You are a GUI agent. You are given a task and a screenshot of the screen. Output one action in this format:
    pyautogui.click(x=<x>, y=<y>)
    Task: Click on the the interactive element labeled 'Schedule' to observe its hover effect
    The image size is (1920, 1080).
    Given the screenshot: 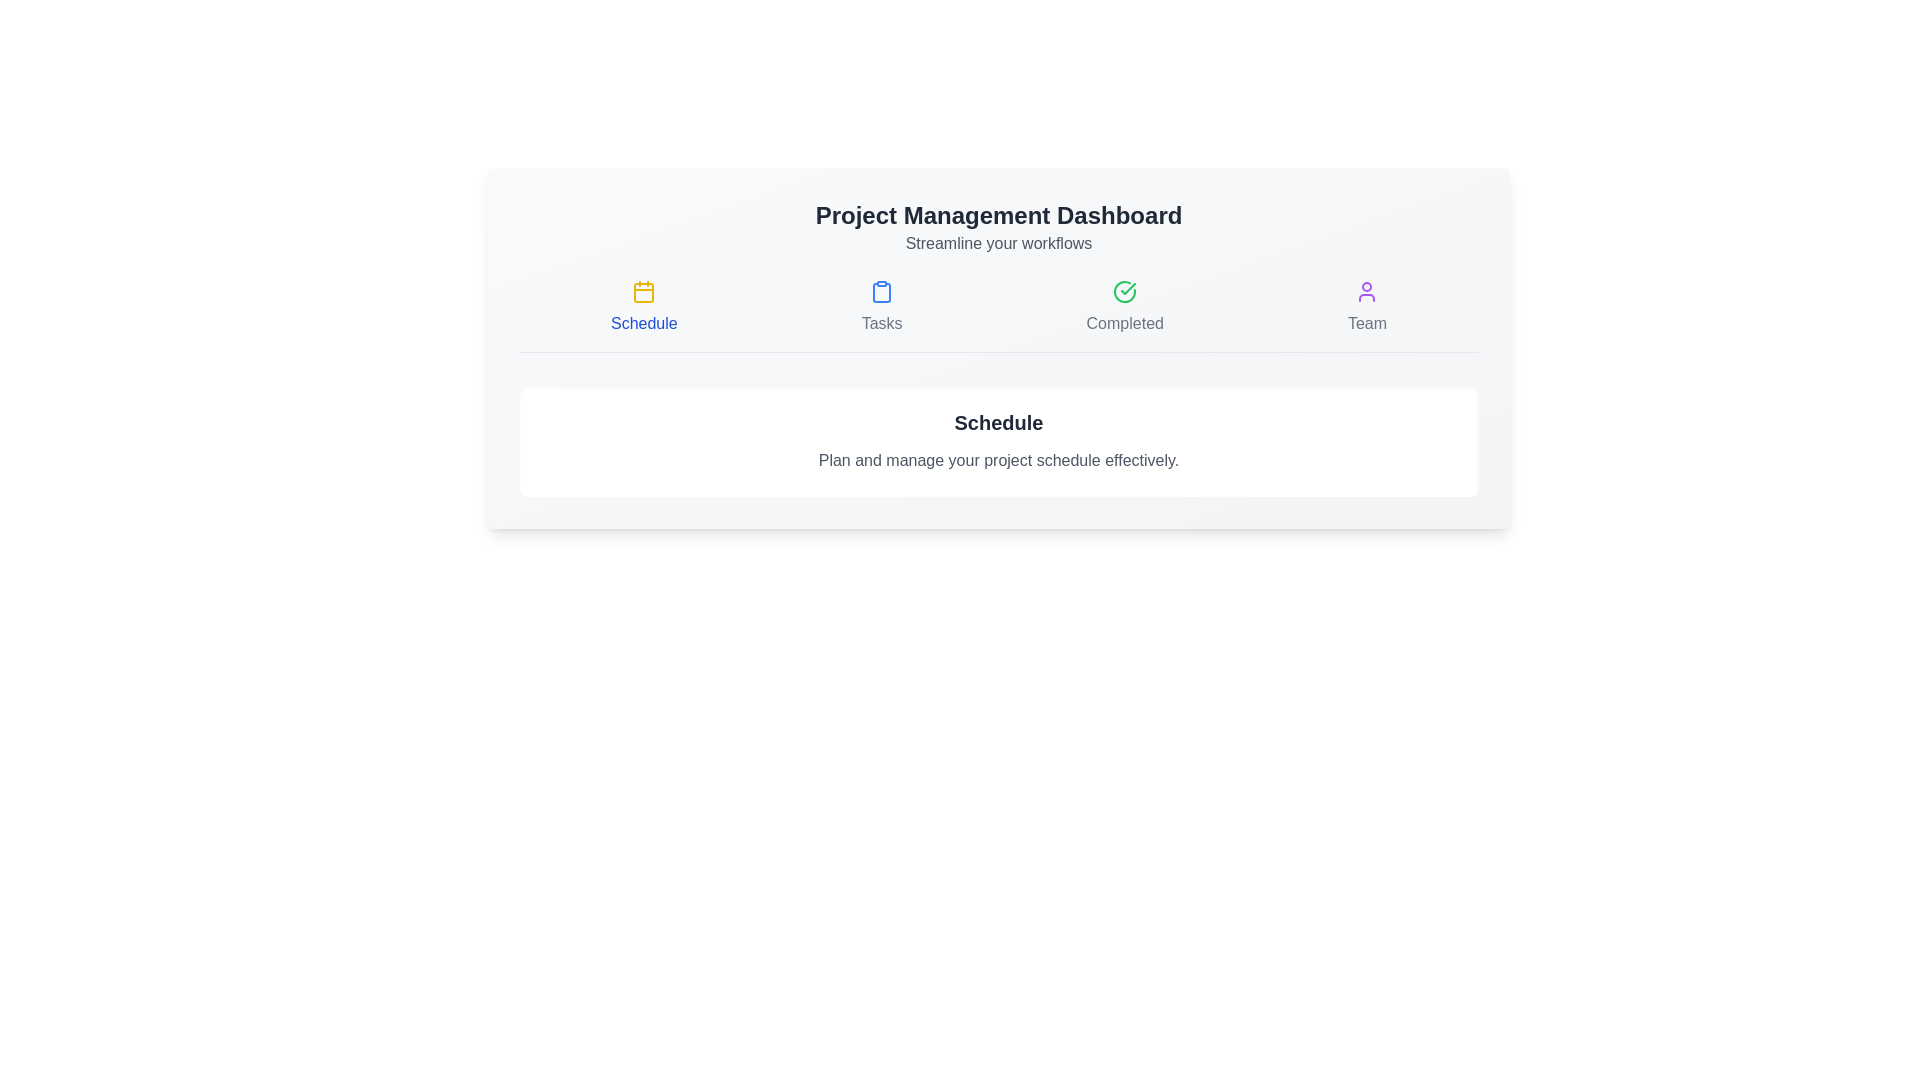 What is the action you would take?
    pyautogui.click(x=643, y=308)
    